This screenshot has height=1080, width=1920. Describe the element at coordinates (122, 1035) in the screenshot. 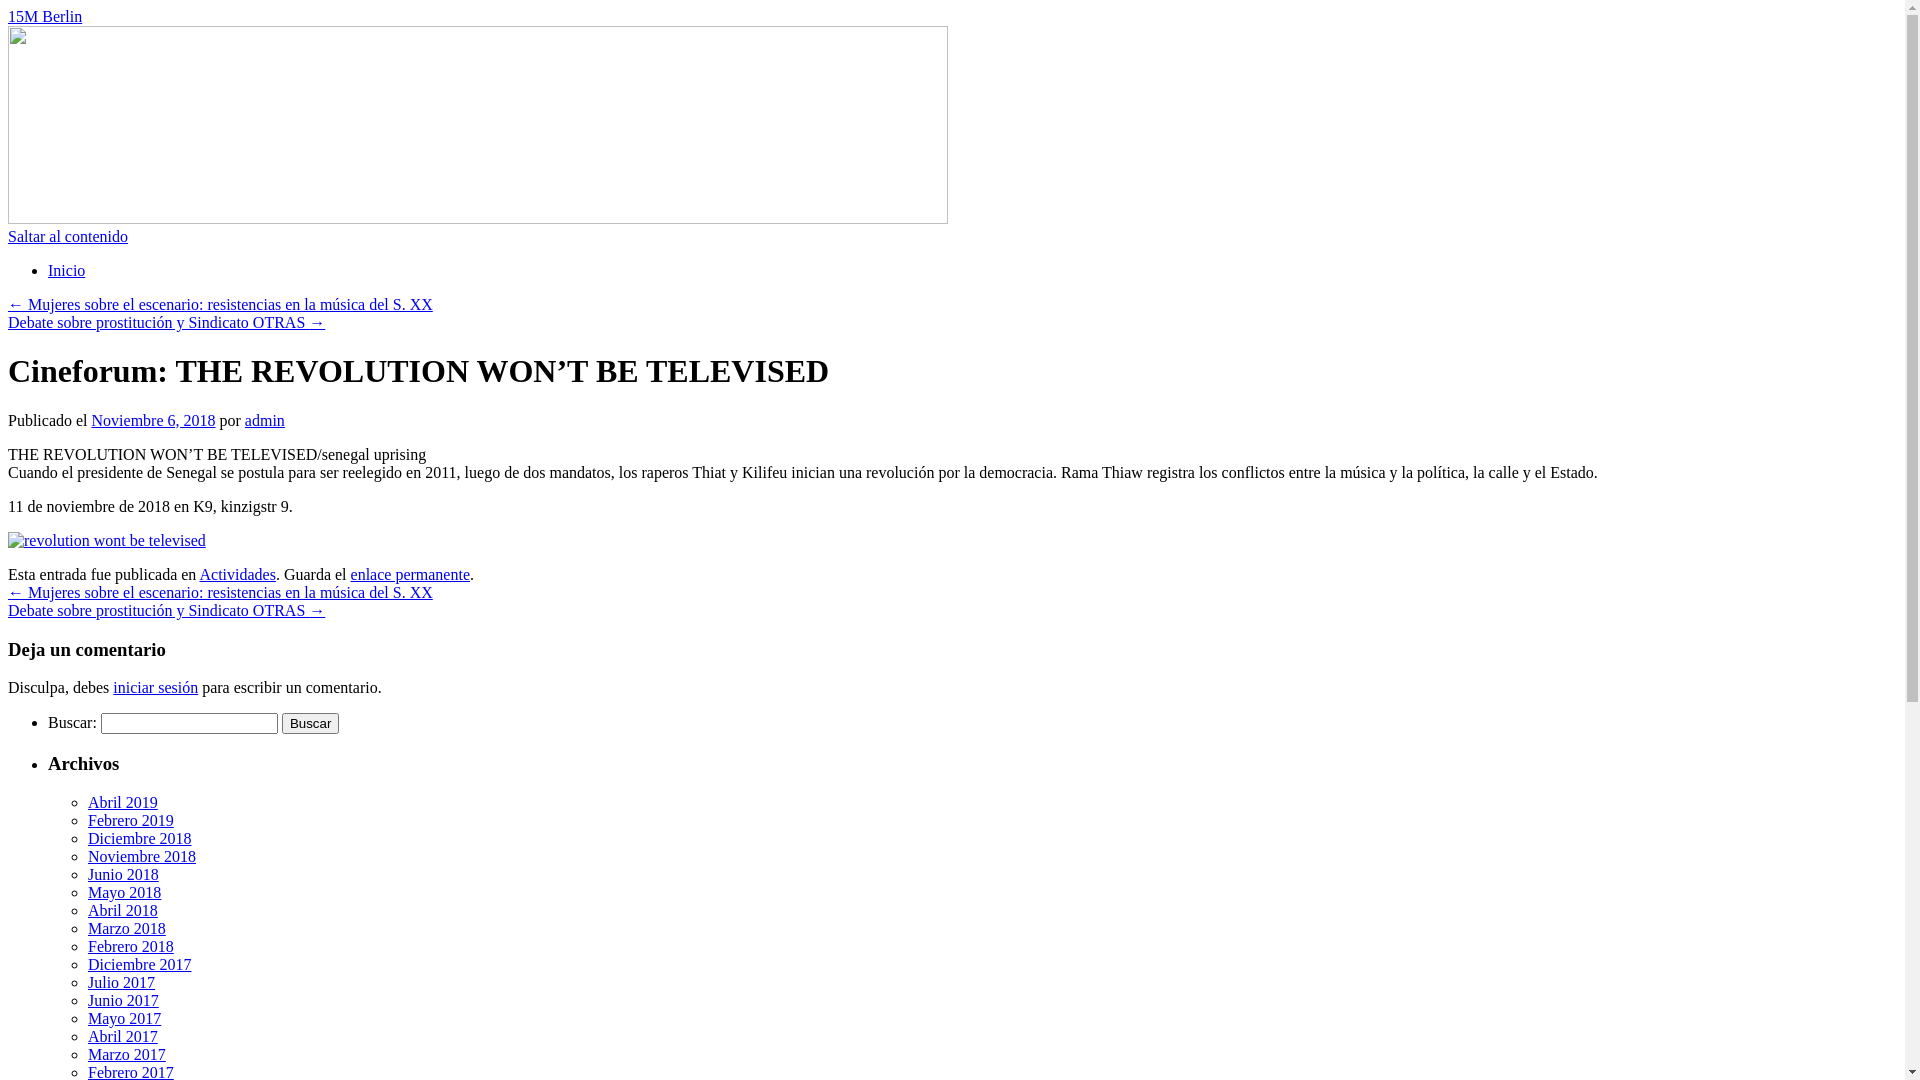

I see `'Abril 2017'` at that location.